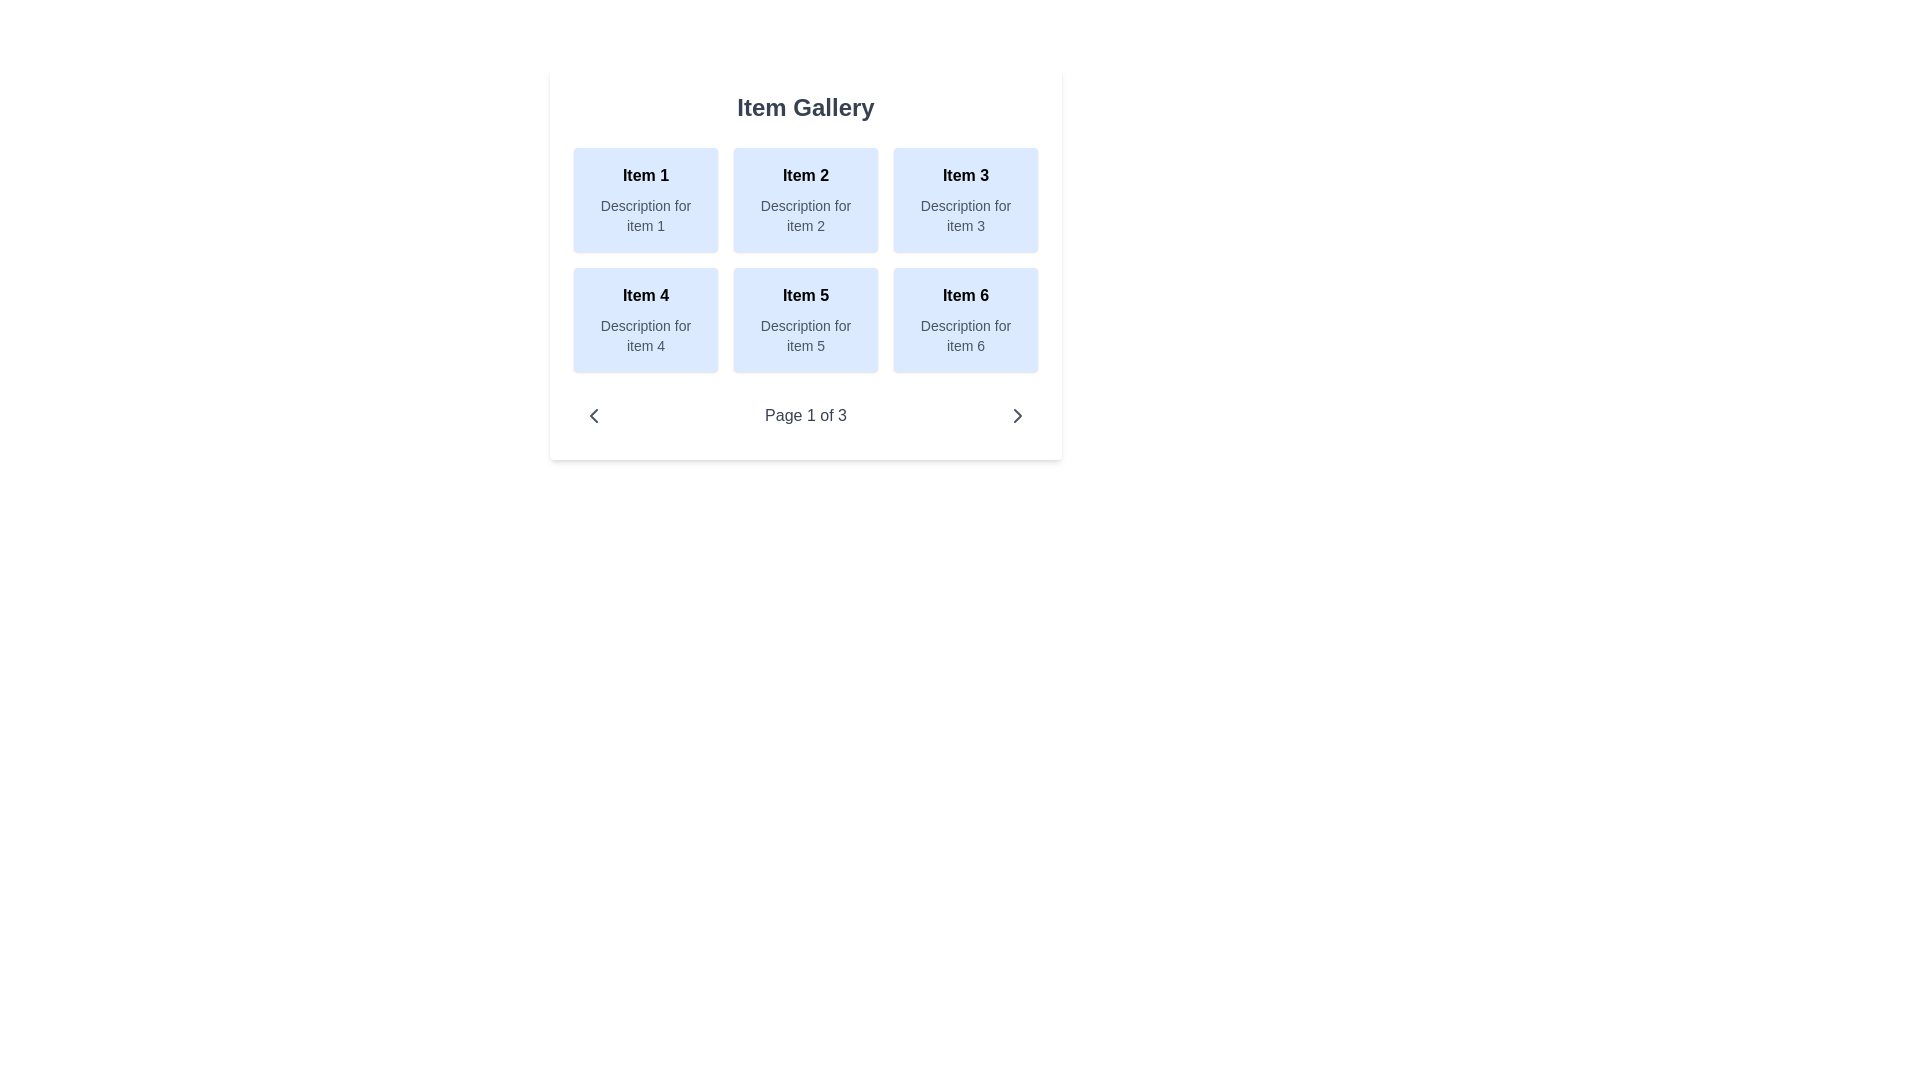 The width and height of the screenshot is (1920, 1080). I want to click on the chevron icon button that navigates backward, so click(593, 415).